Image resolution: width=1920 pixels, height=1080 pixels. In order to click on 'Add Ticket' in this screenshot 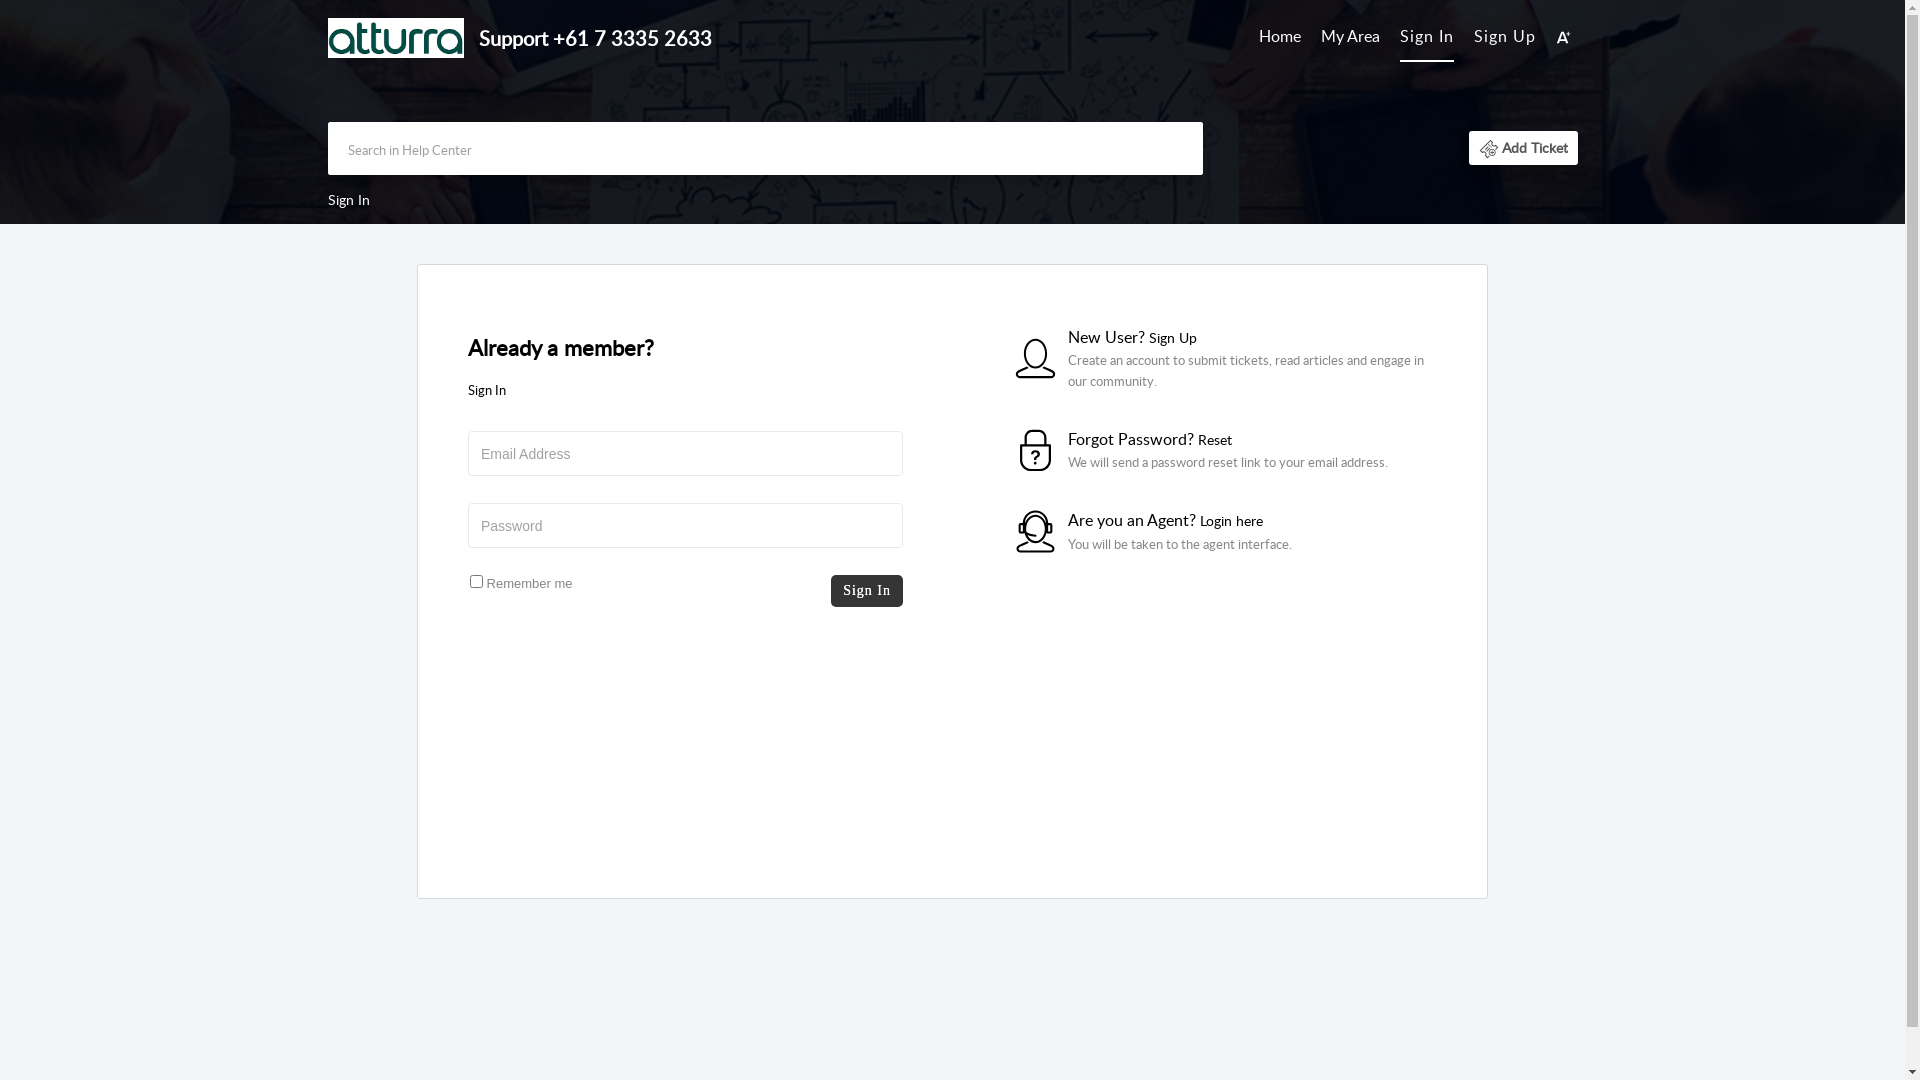, I will do `click(1468, 146)`.